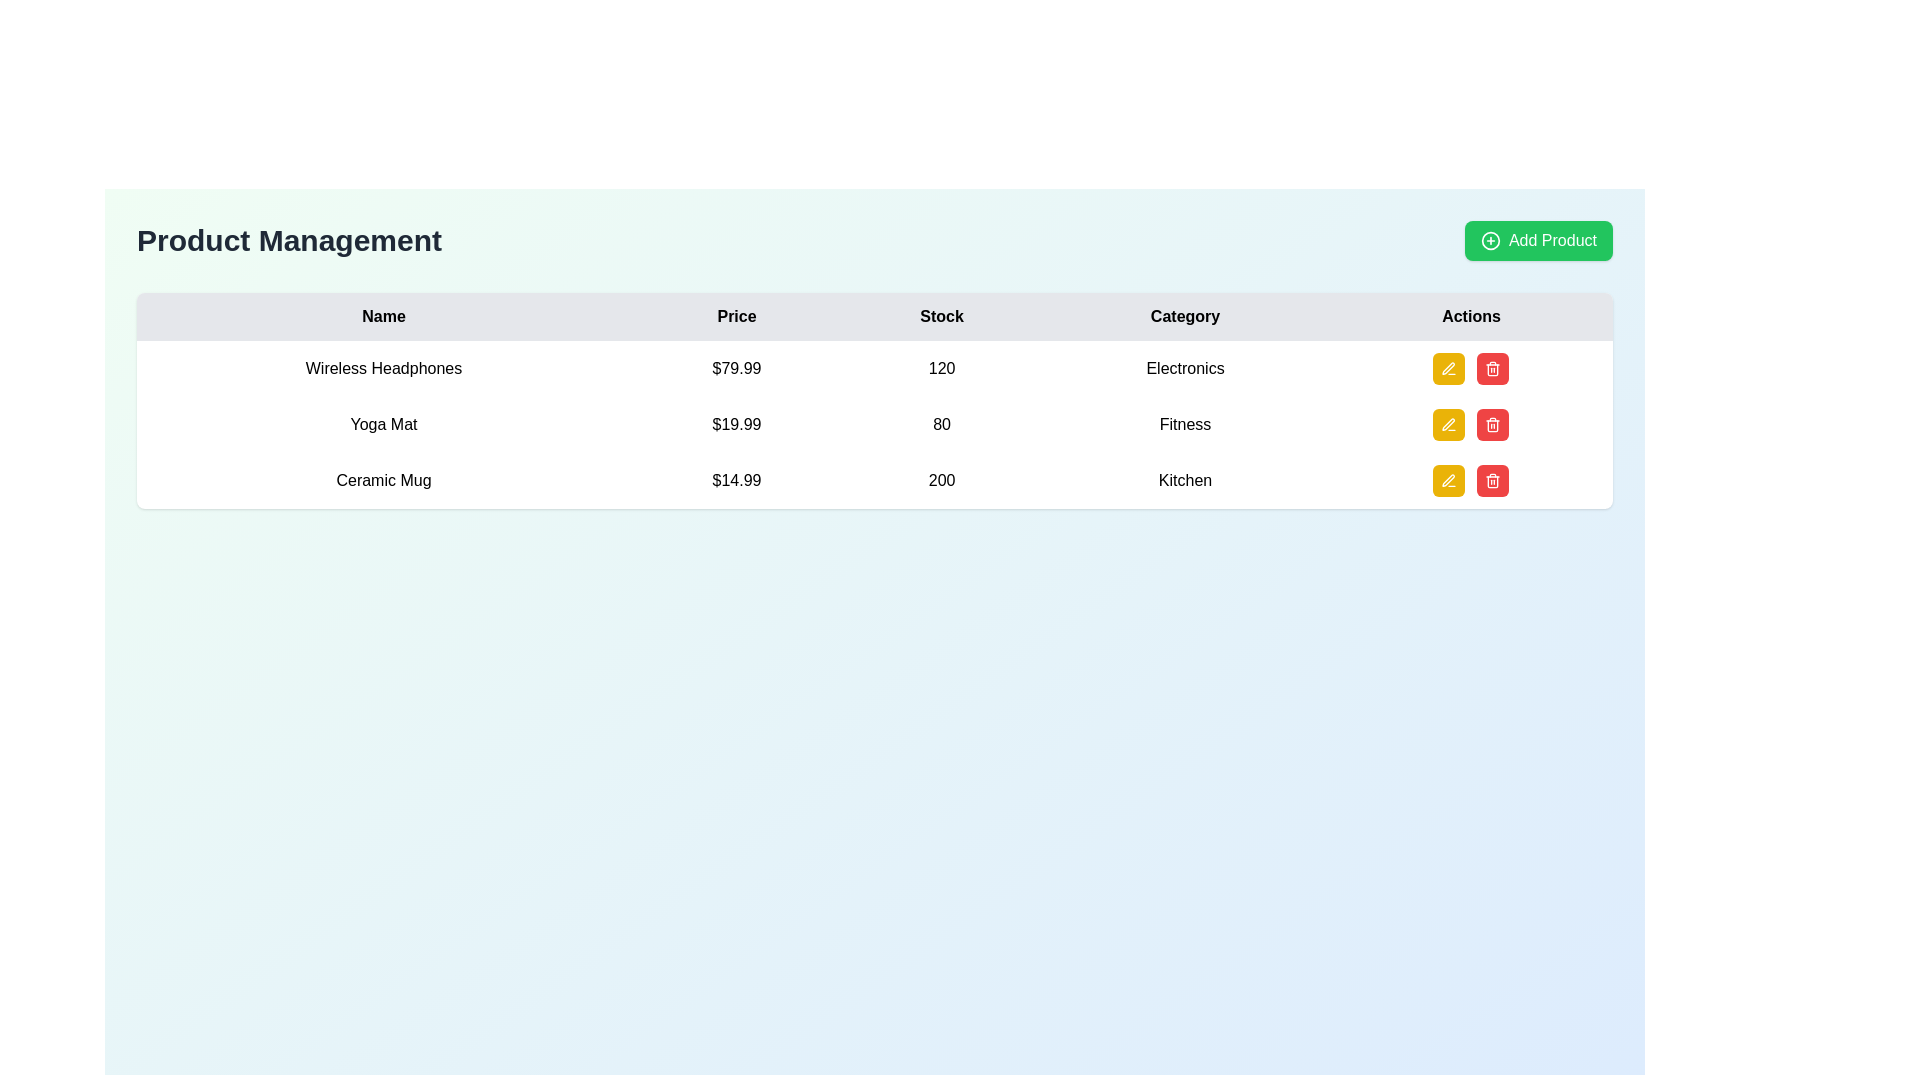  What do you see at coordinates (1185, 481) in the screenshot?
I see `the text label in the 'Category' column of the last row, which provides contextual information about the product listed, located adjacent to '200' and action buttons` at bounding box center [1185, 481].